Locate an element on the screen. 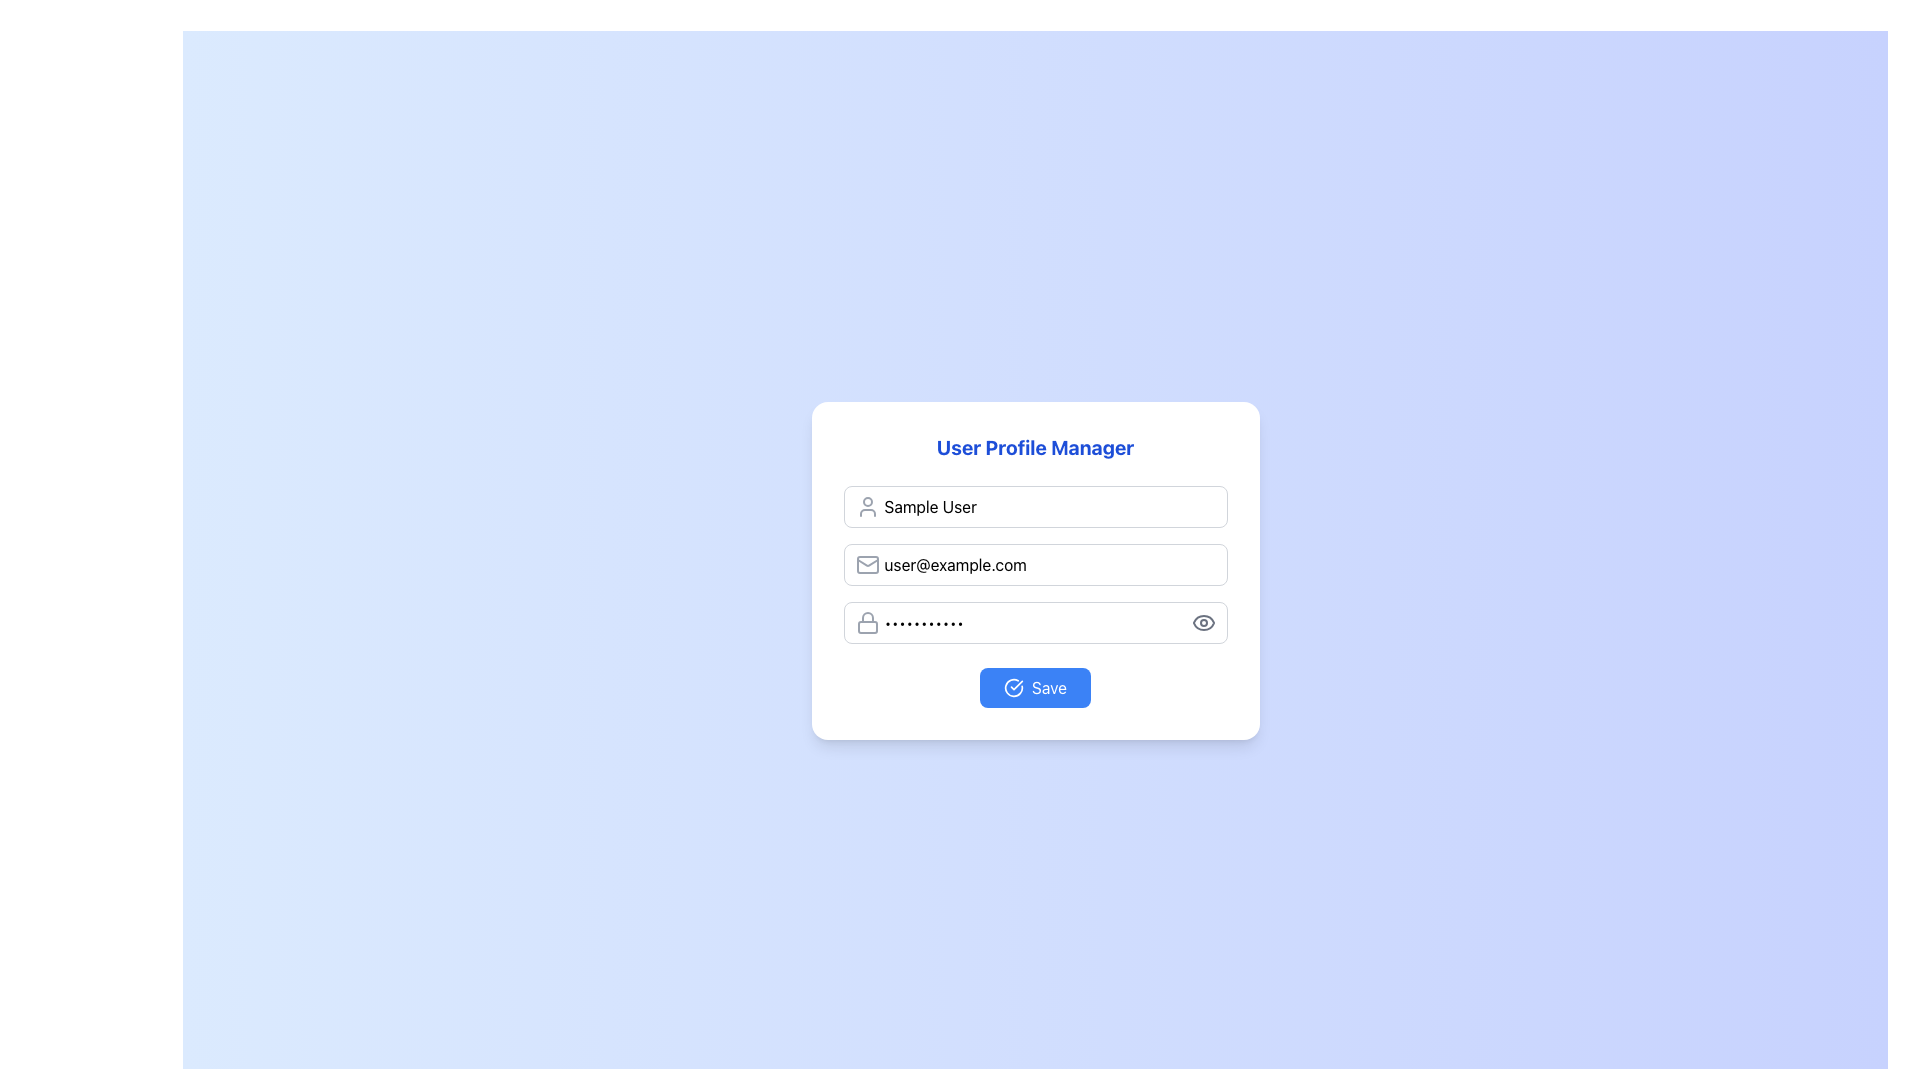 This screenshot has height=1080, width=1920. the 'Save' text label within the blue button at the bottom of the user profile management form for accessibility usage is located at coordinates (1048, 686).